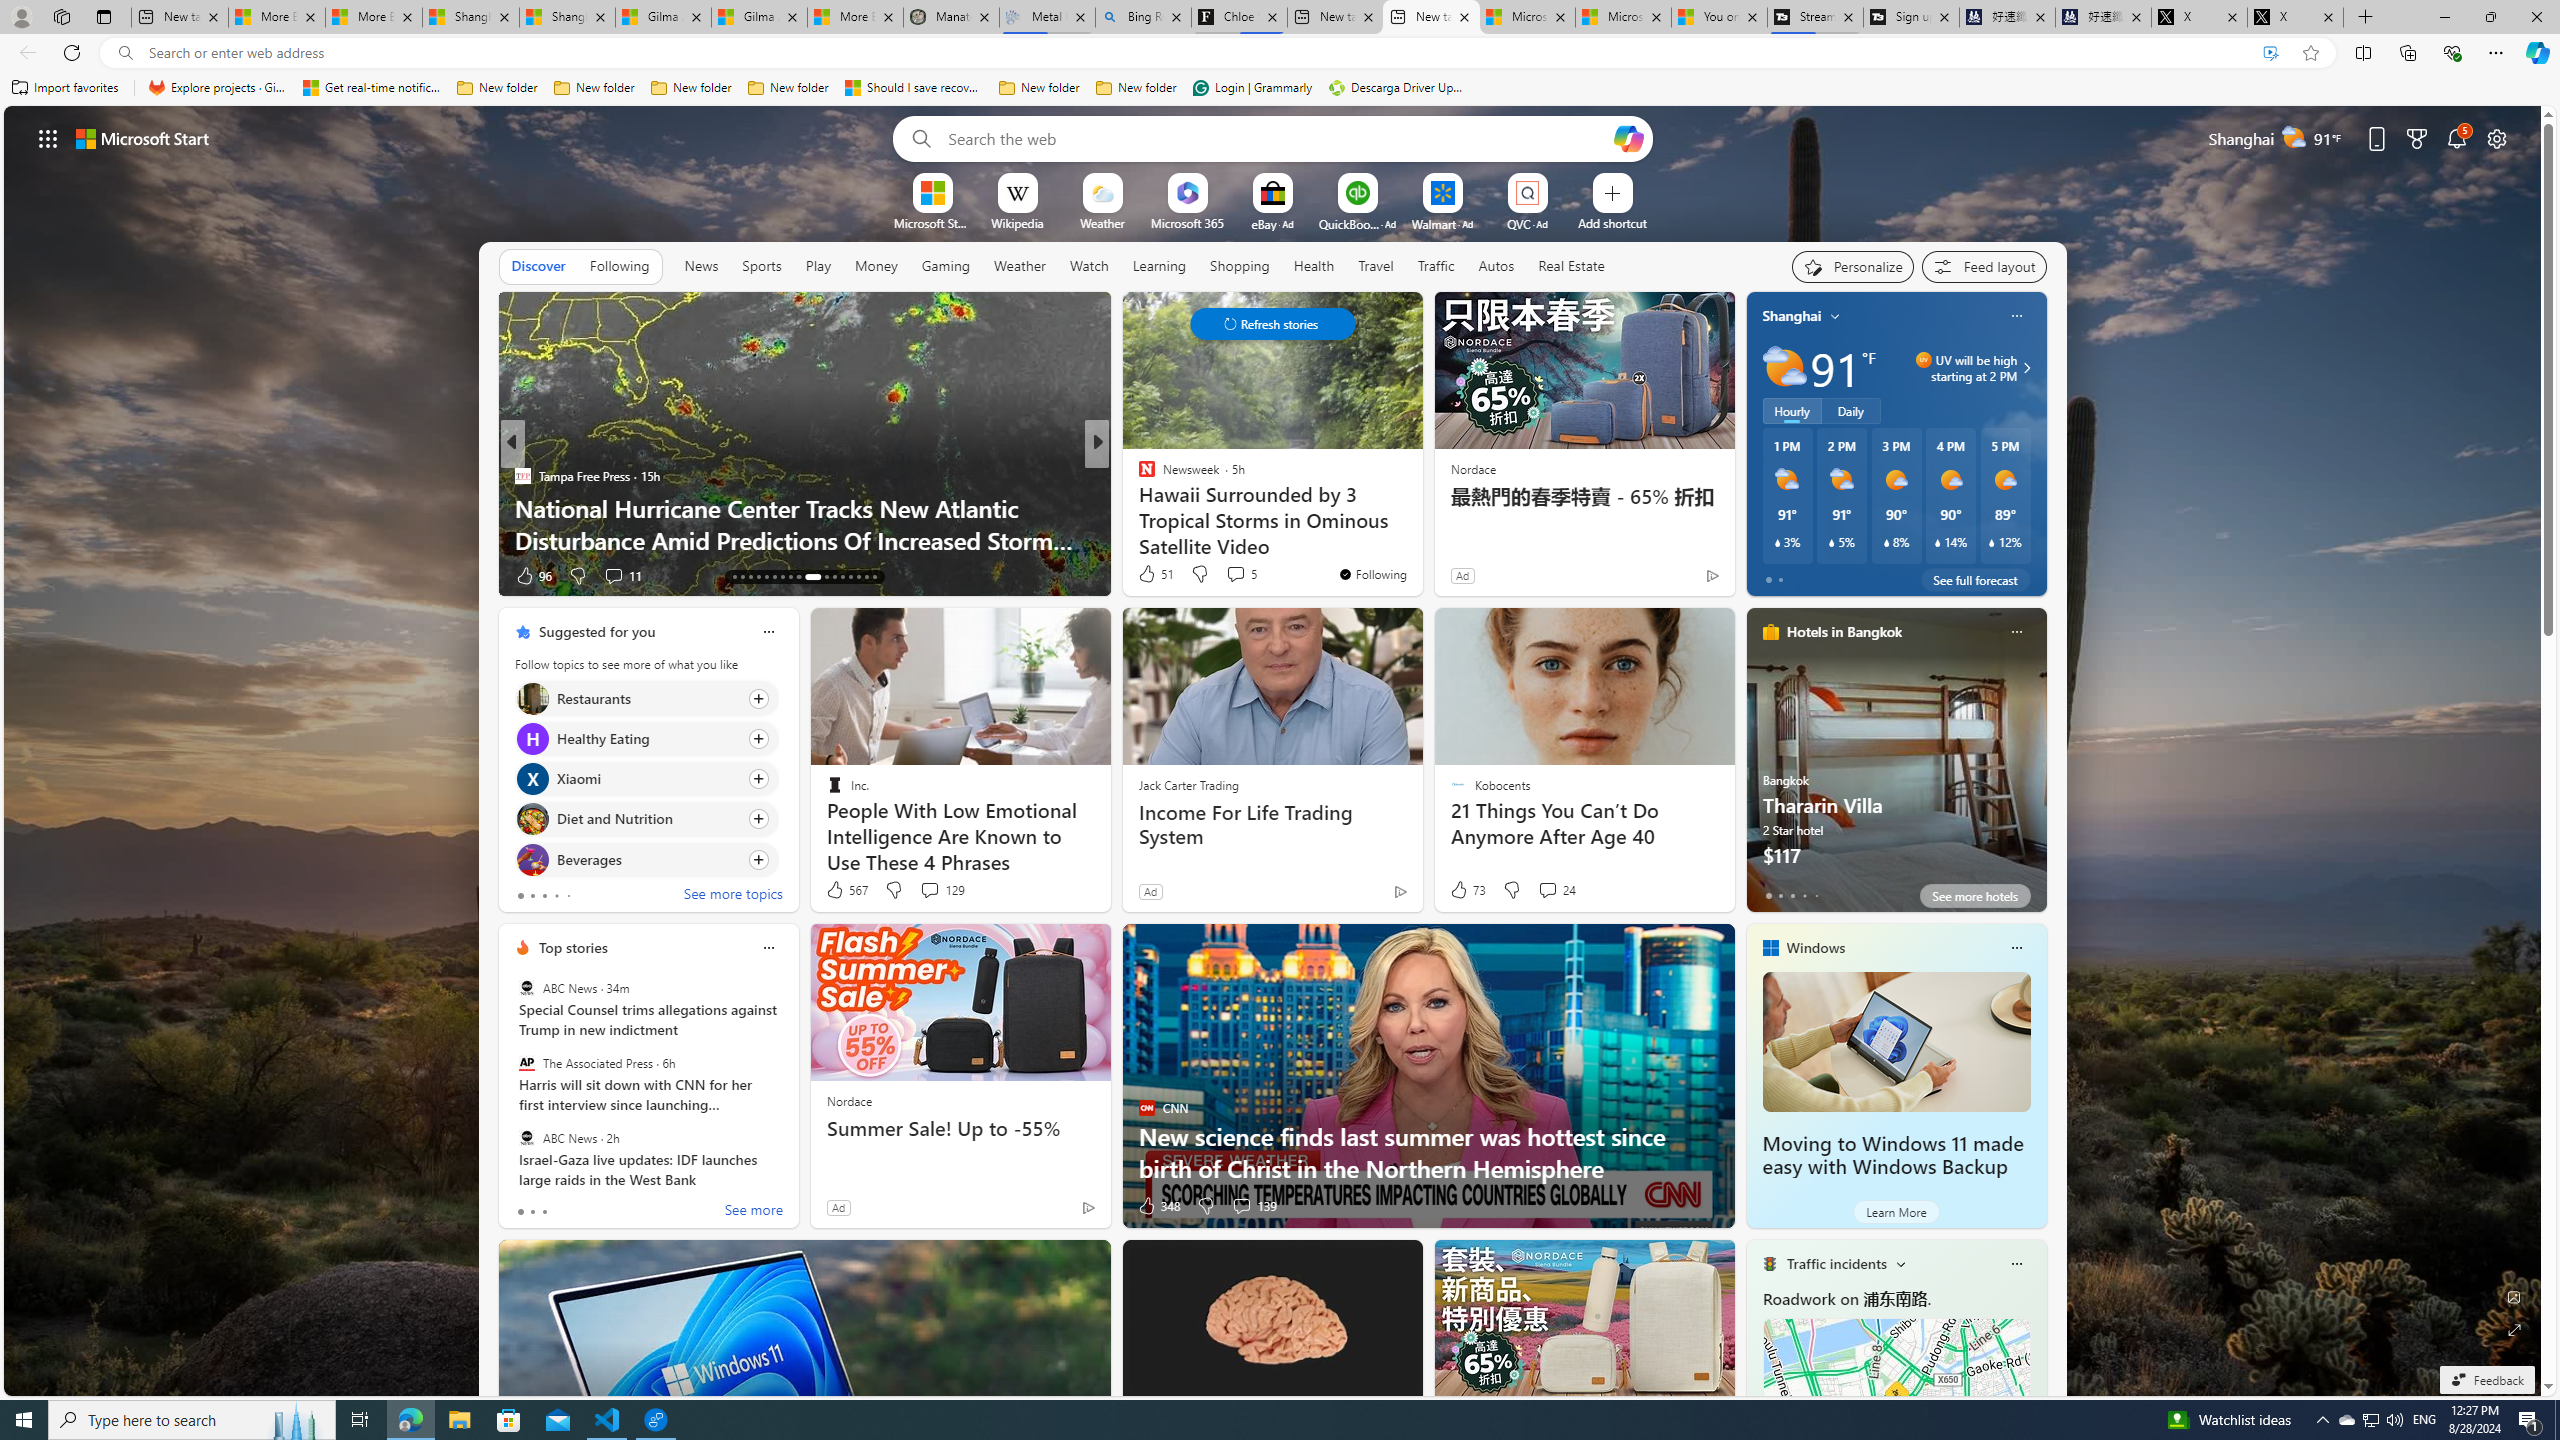  Describe the element at coordinates (1992, 541) in the screenshot. I see `'Class: weather-current-precipitation-glyph'` at that location.